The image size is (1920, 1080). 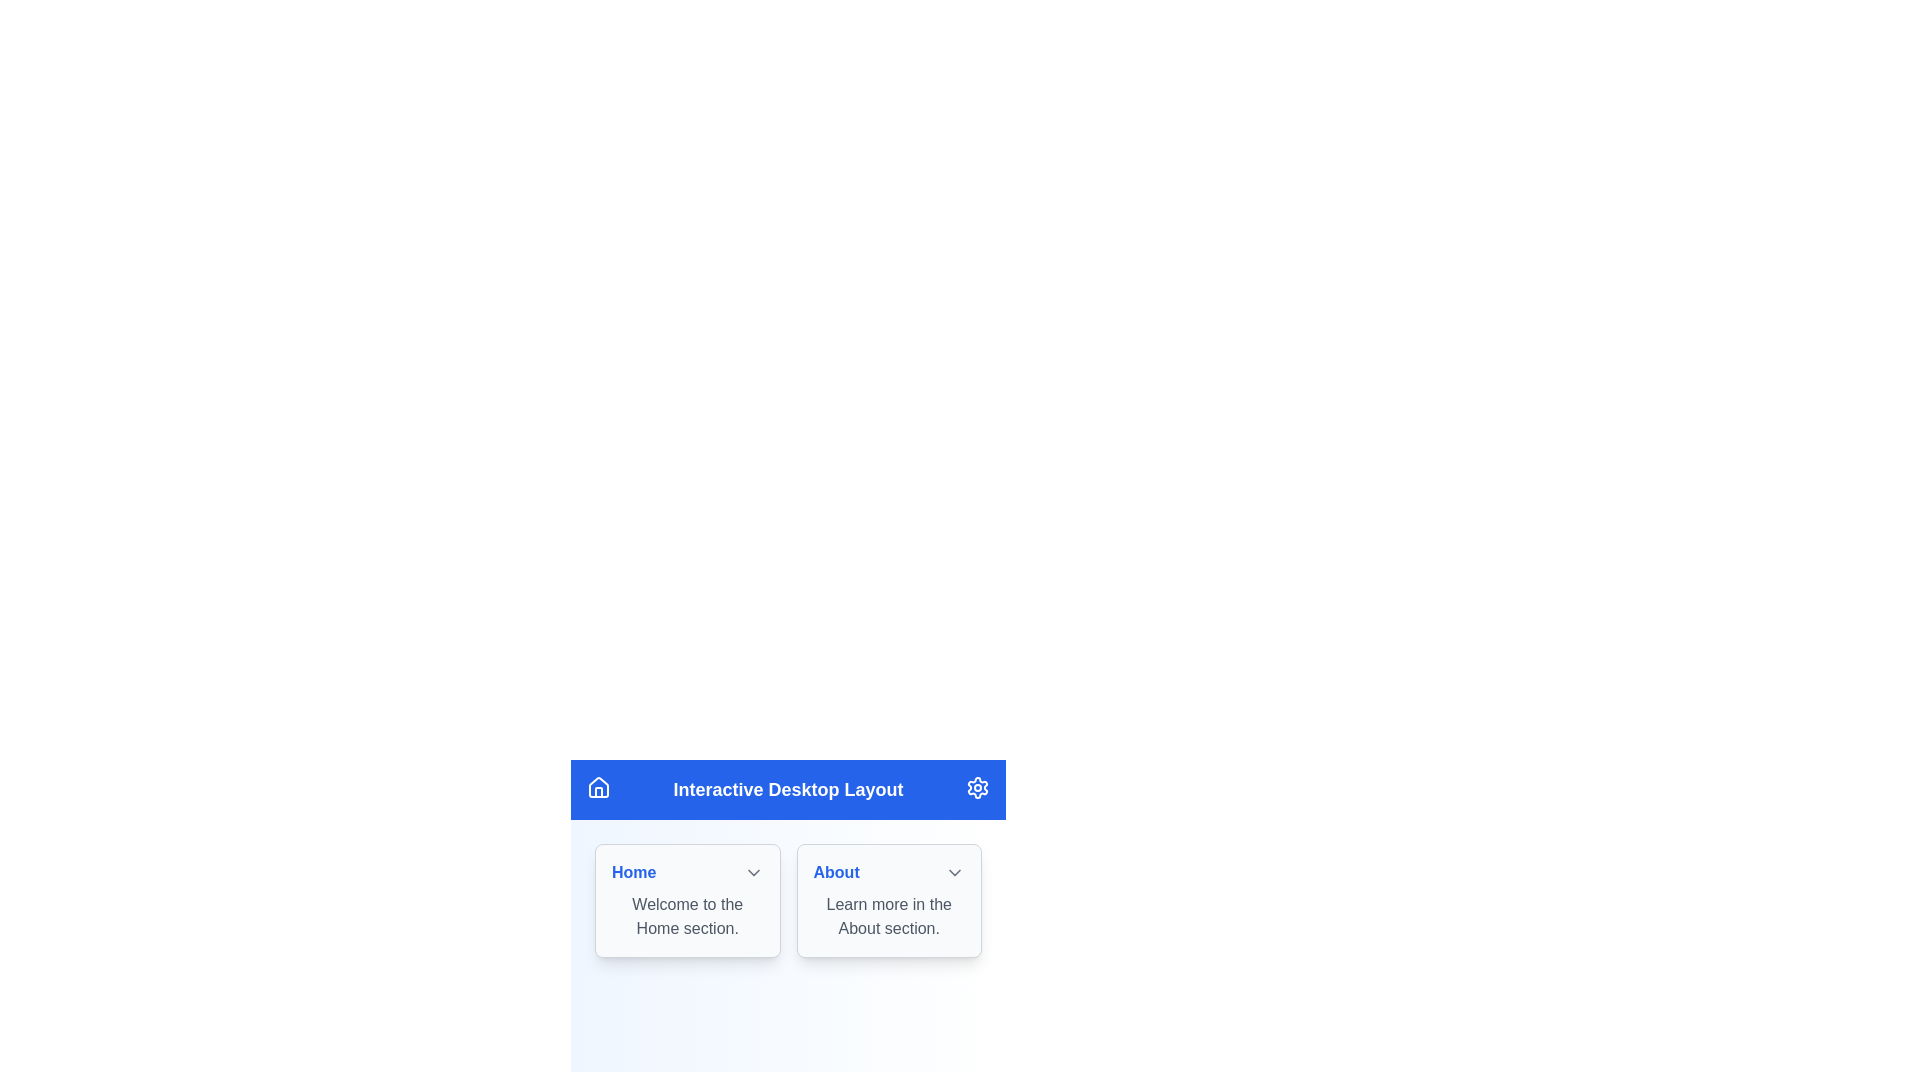 I want to click on the 'About' card, which is the second card in a grid layout, featuring a light gray background, a bold blue header, and descriptive text, so click(x=888, y=901).